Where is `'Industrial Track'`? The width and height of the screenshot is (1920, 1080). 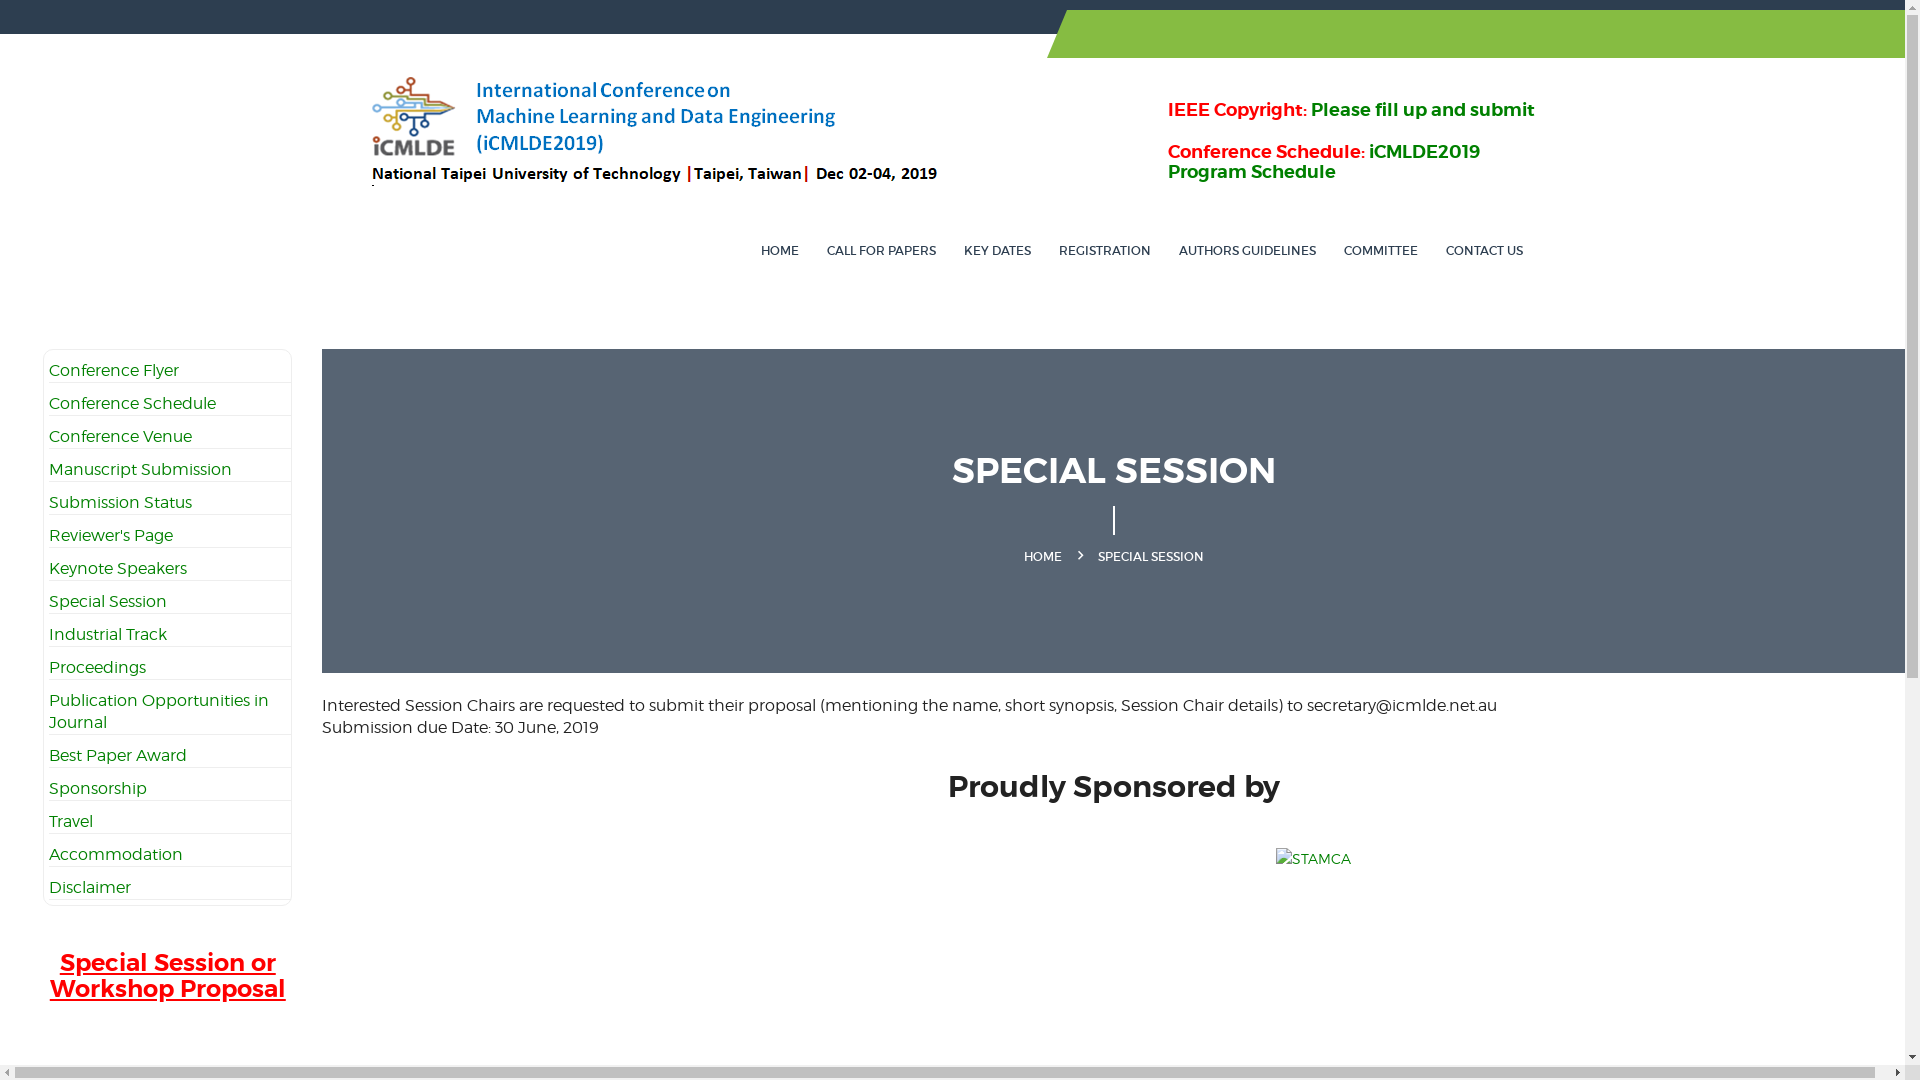 'Industrial Track' is located at coordinates (106, 634).